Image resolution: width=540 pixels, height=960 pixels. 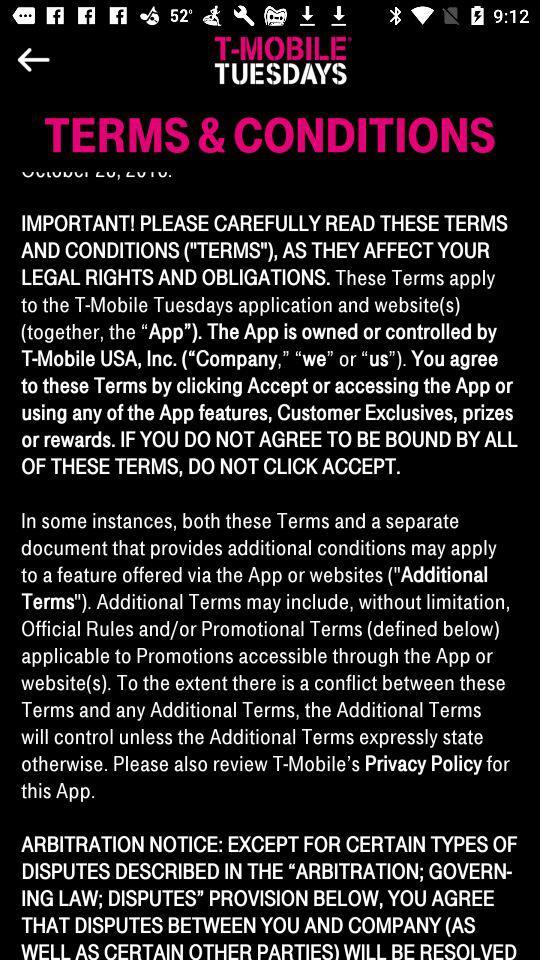 I want to click on the arrow button at the top of the page, so click(x=83, y=59).